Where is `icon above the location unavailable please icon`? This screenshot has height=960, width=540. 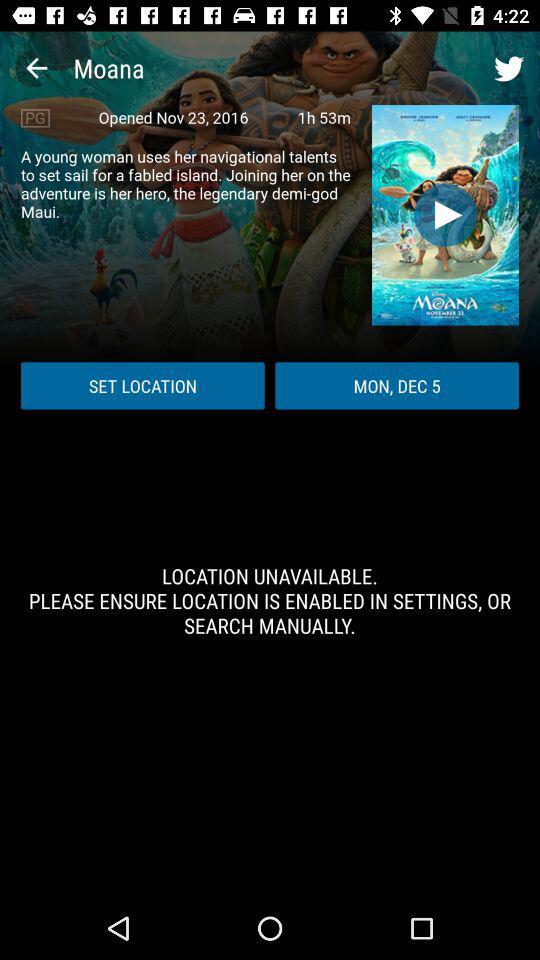 icon above the location unavailable please icon is located at coordinates (141, 384).